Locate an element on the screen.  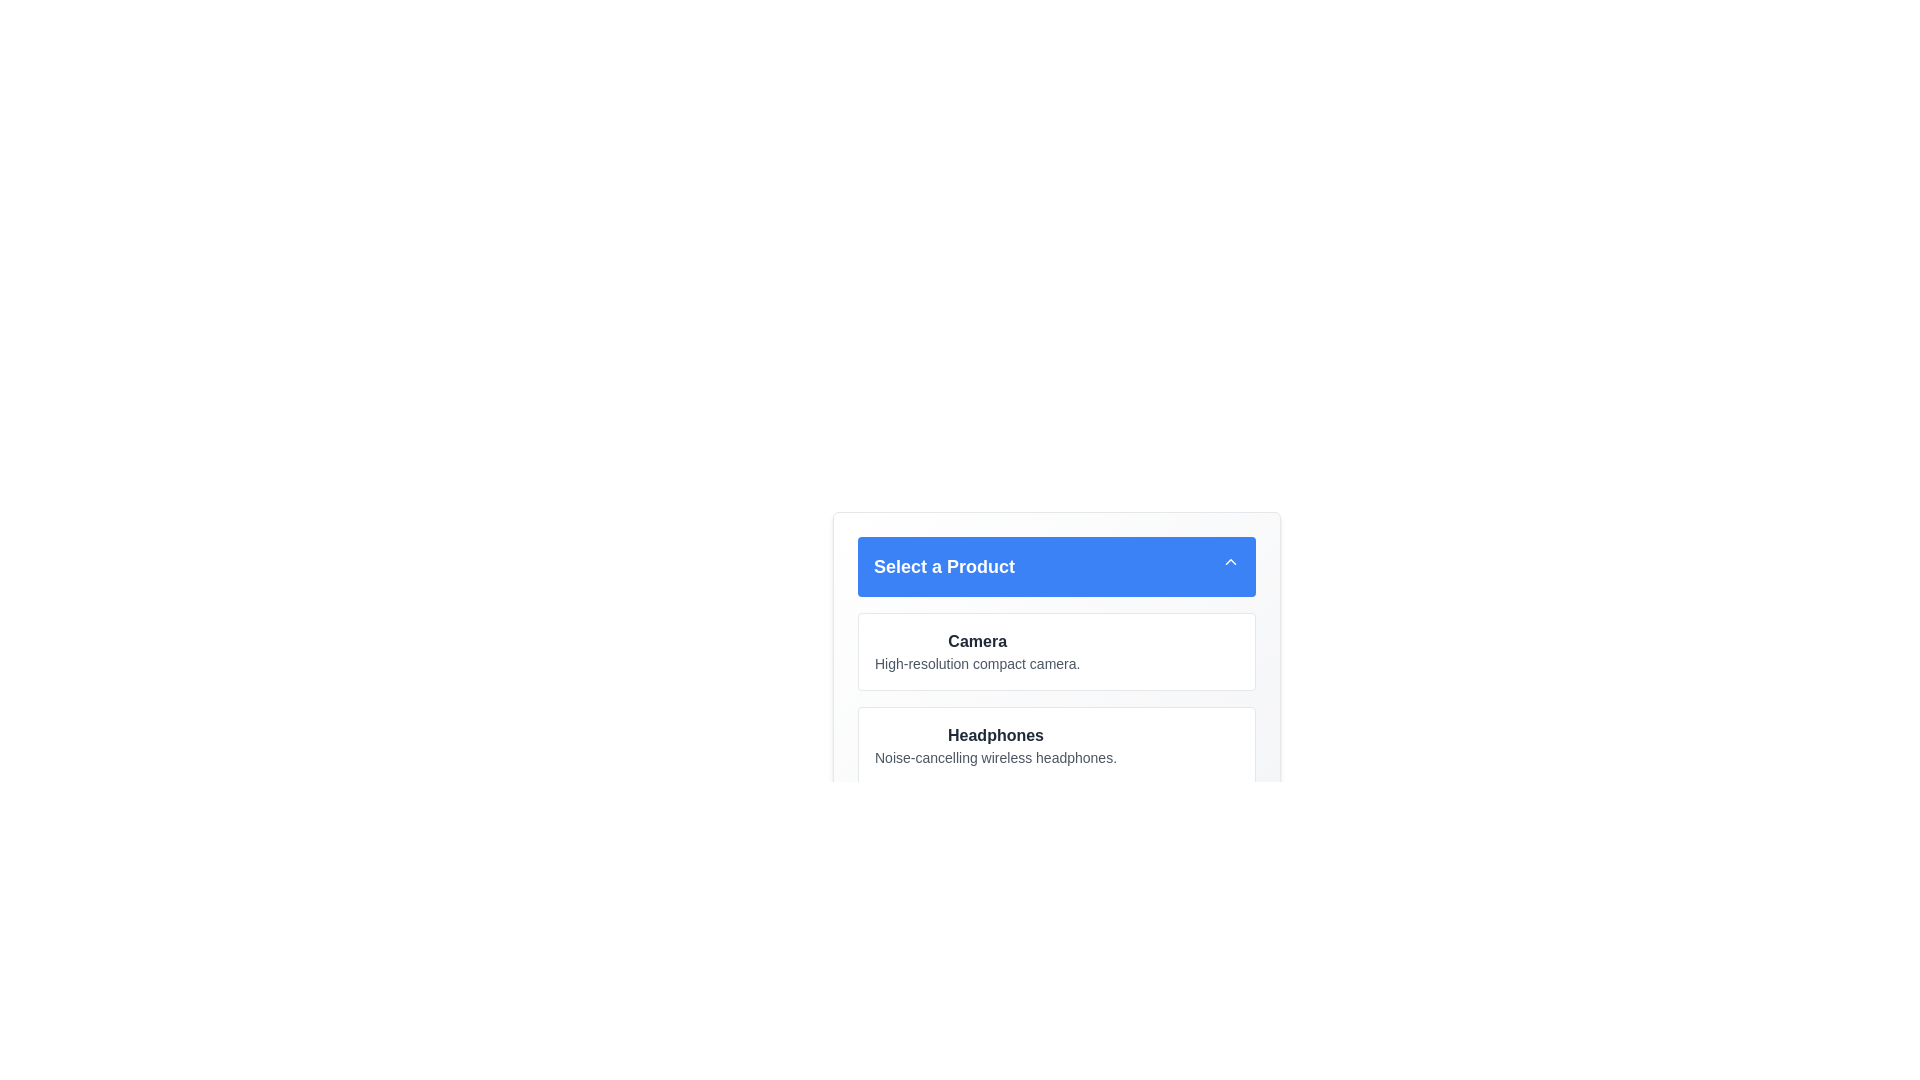
the Text label that identifies the item being described, located under the section 'Select a Product' and below the item labeled 'Camera' is located at coordinates (996, 736).